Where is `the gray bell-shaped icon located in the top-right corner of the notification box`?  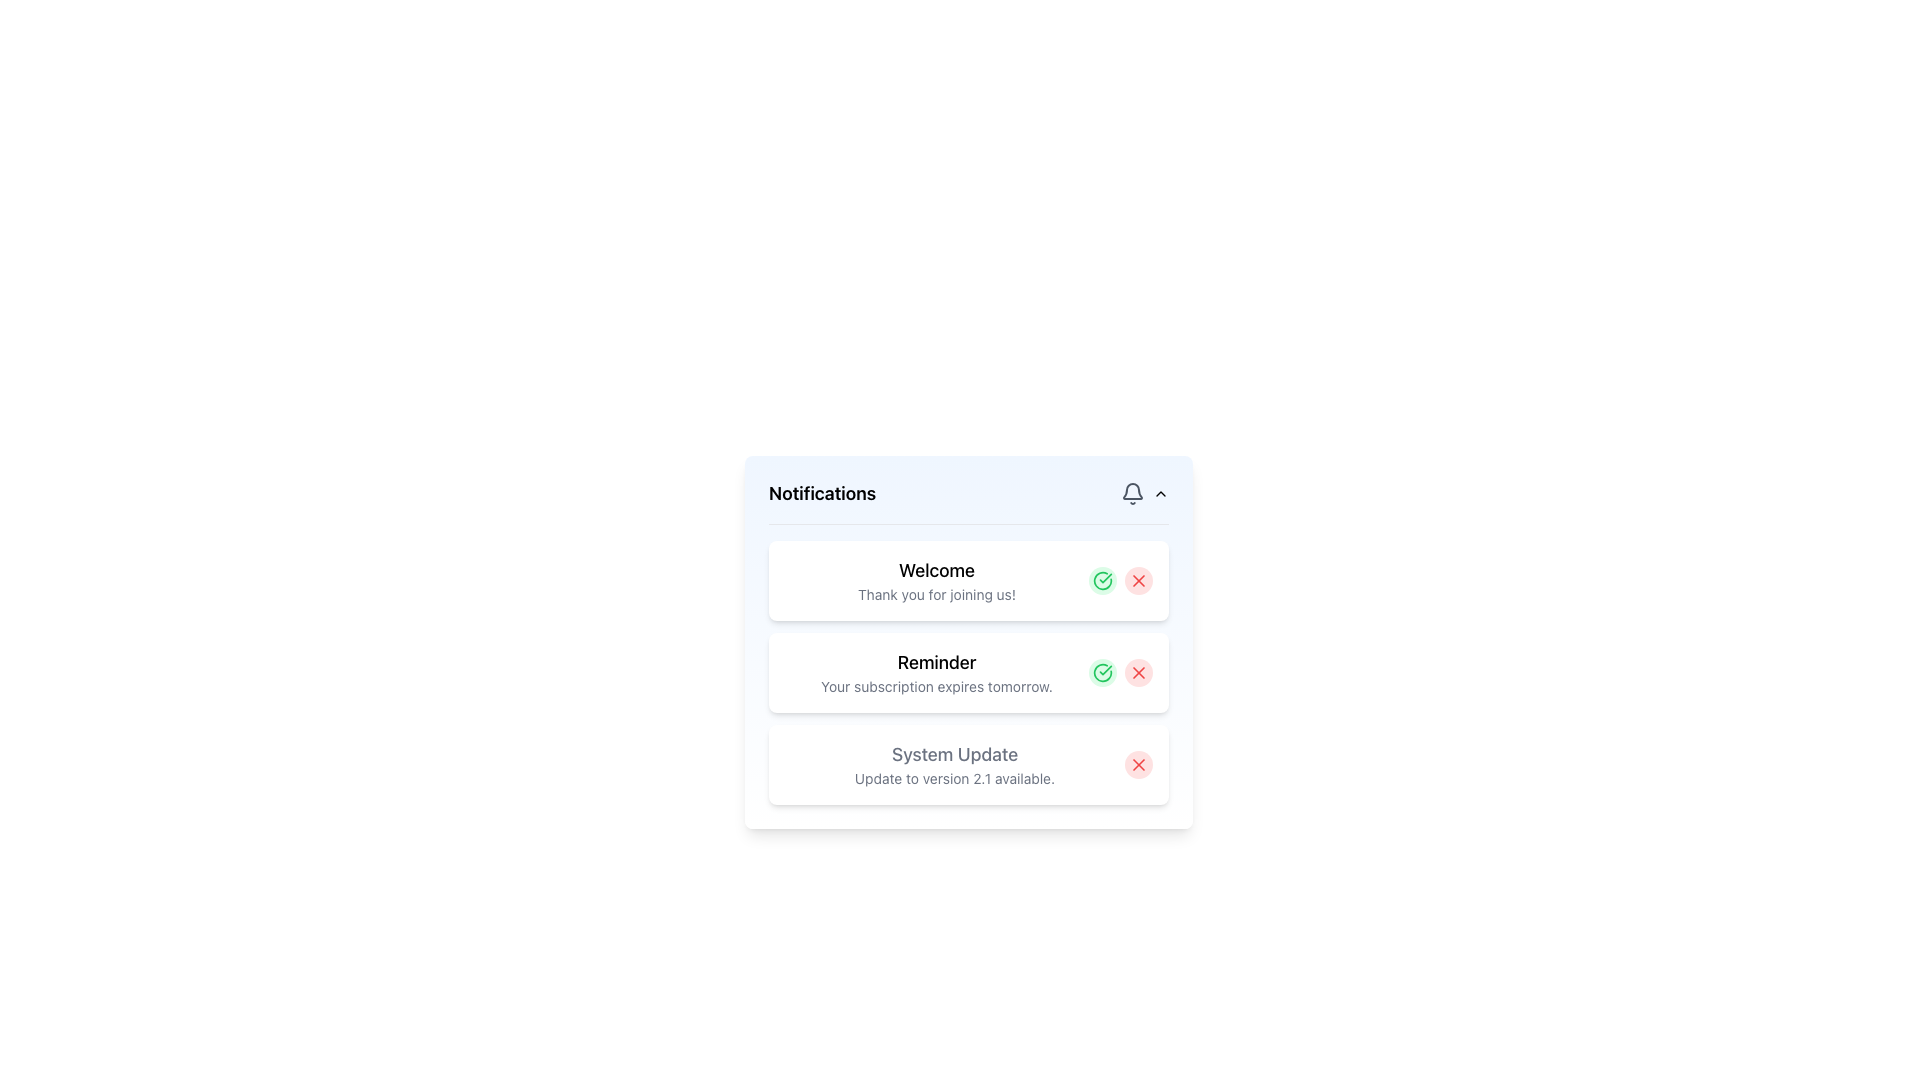
the gray bell-shaped icon located in the top-right corner of the notification box is located at coordinates (1132, 493).